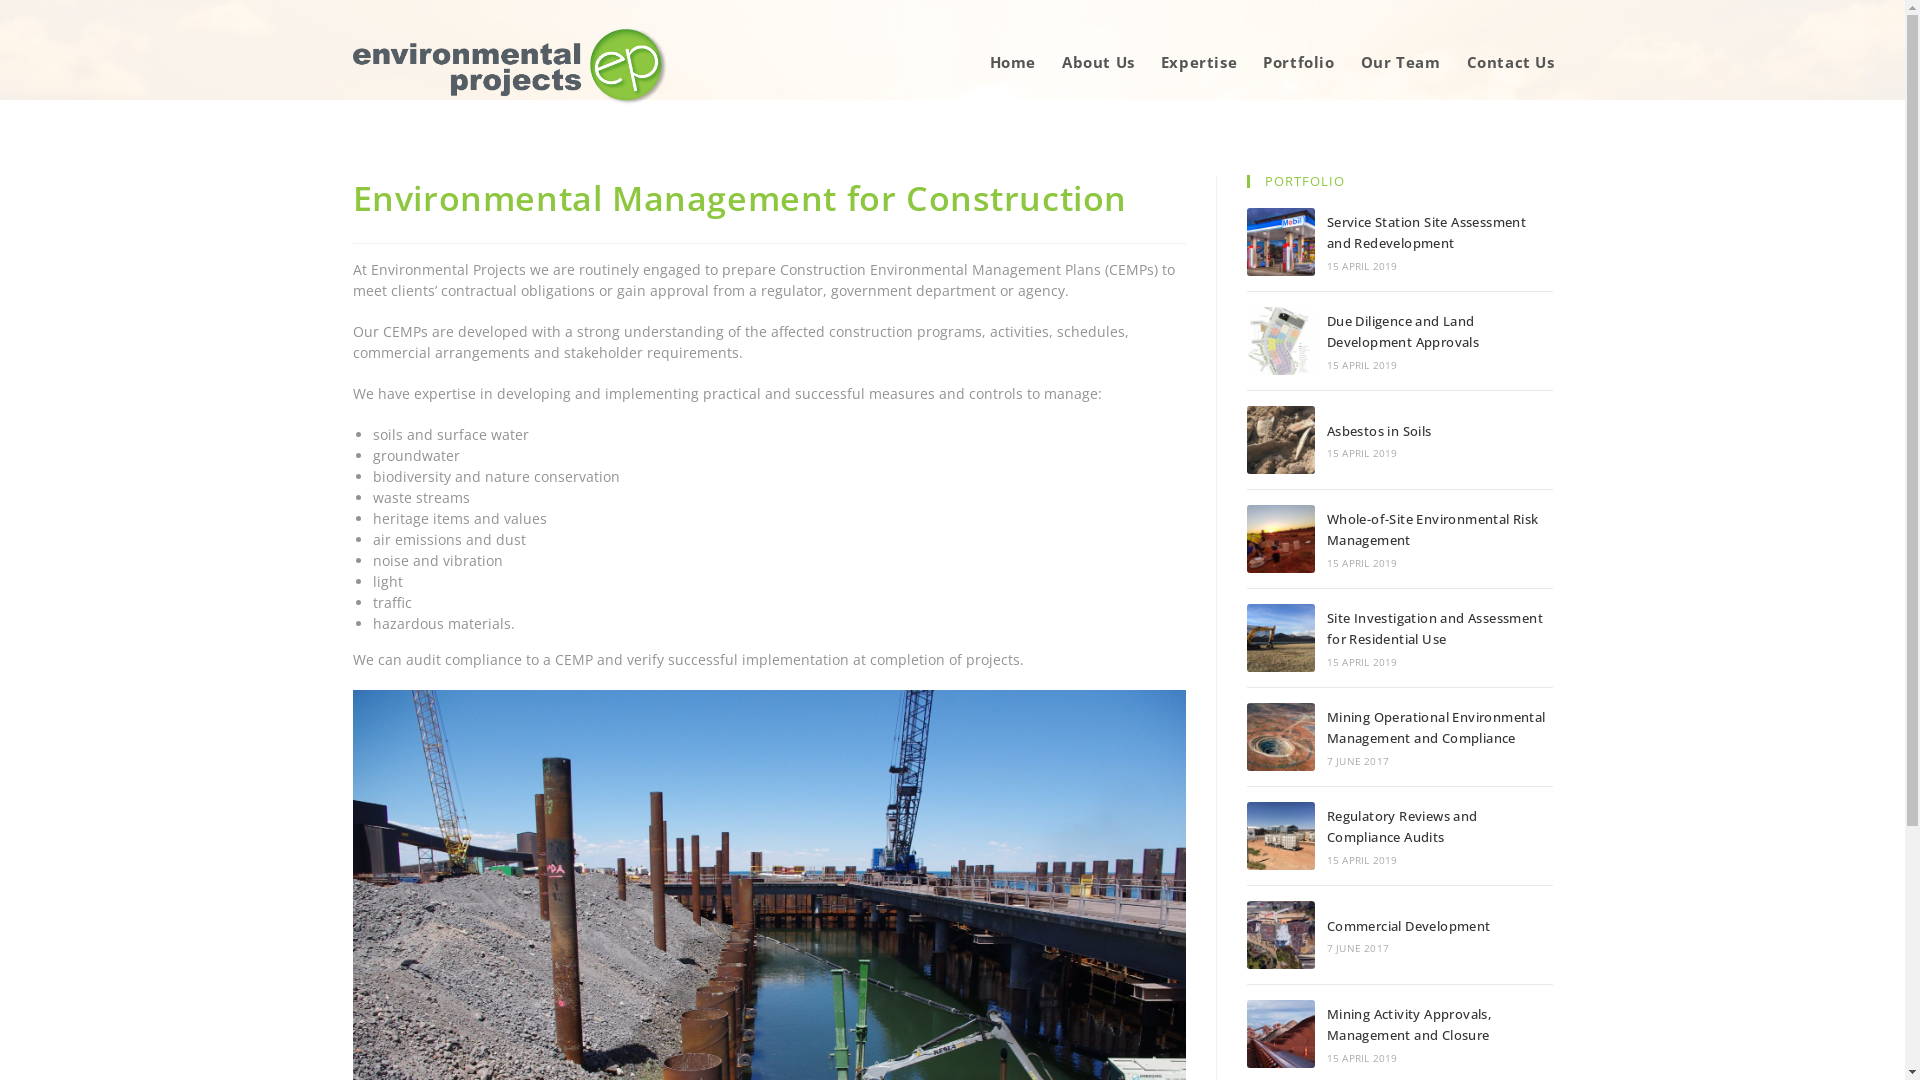 This screenshot has width=1920, height=1080. What do you see at coordinates (1378, 430) in the screenshot?
I see `'Asbestos in Soils'` at bounding box center [1378, 430].